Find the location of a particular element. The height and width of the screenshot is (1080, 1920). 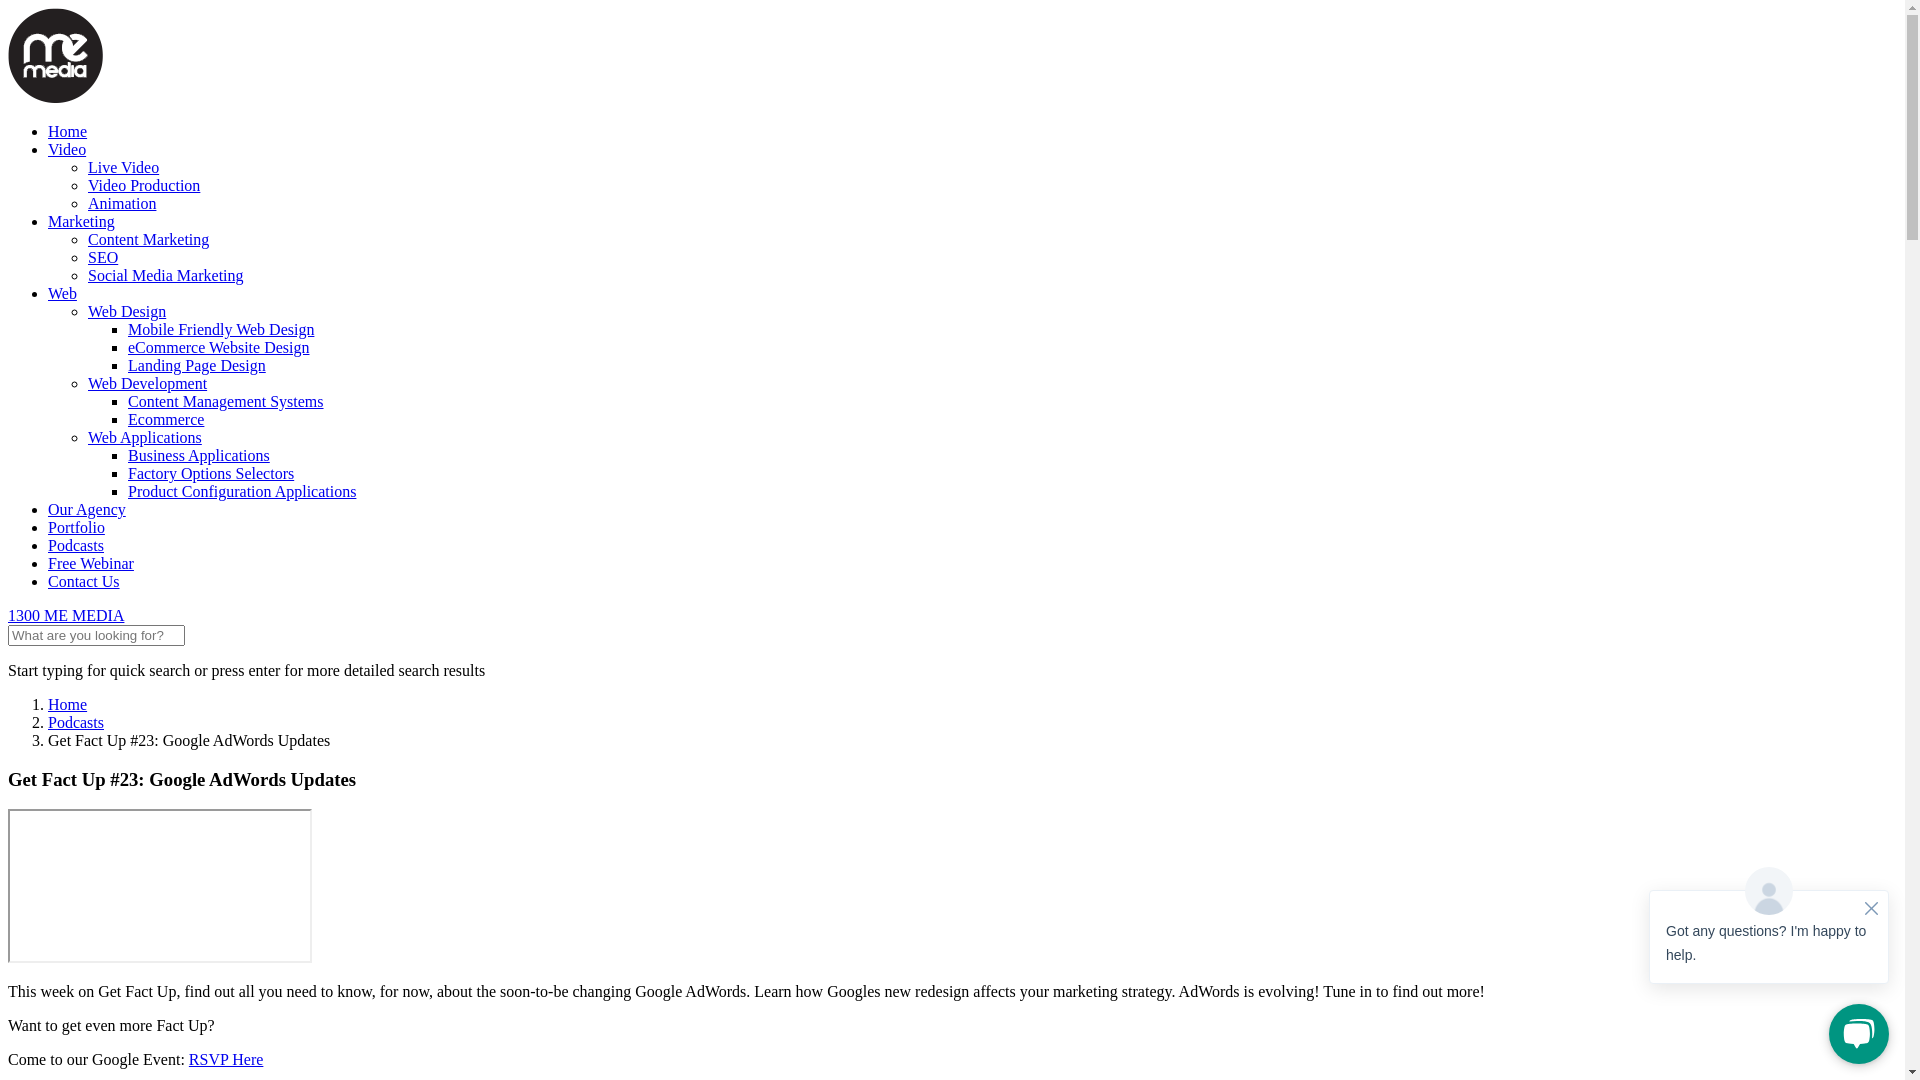

'Ecommerce' is located at coordinates (166, 418).